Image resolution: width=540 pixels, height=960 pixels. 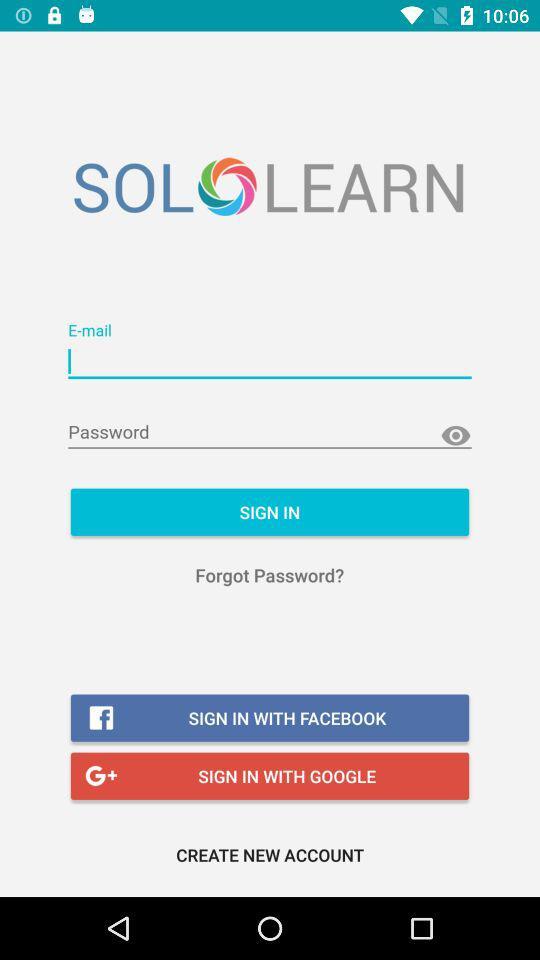 What do you see at coordinates (455, 436) in the screenshot?
I see `see password toggle` at bounding box center [455, 436].